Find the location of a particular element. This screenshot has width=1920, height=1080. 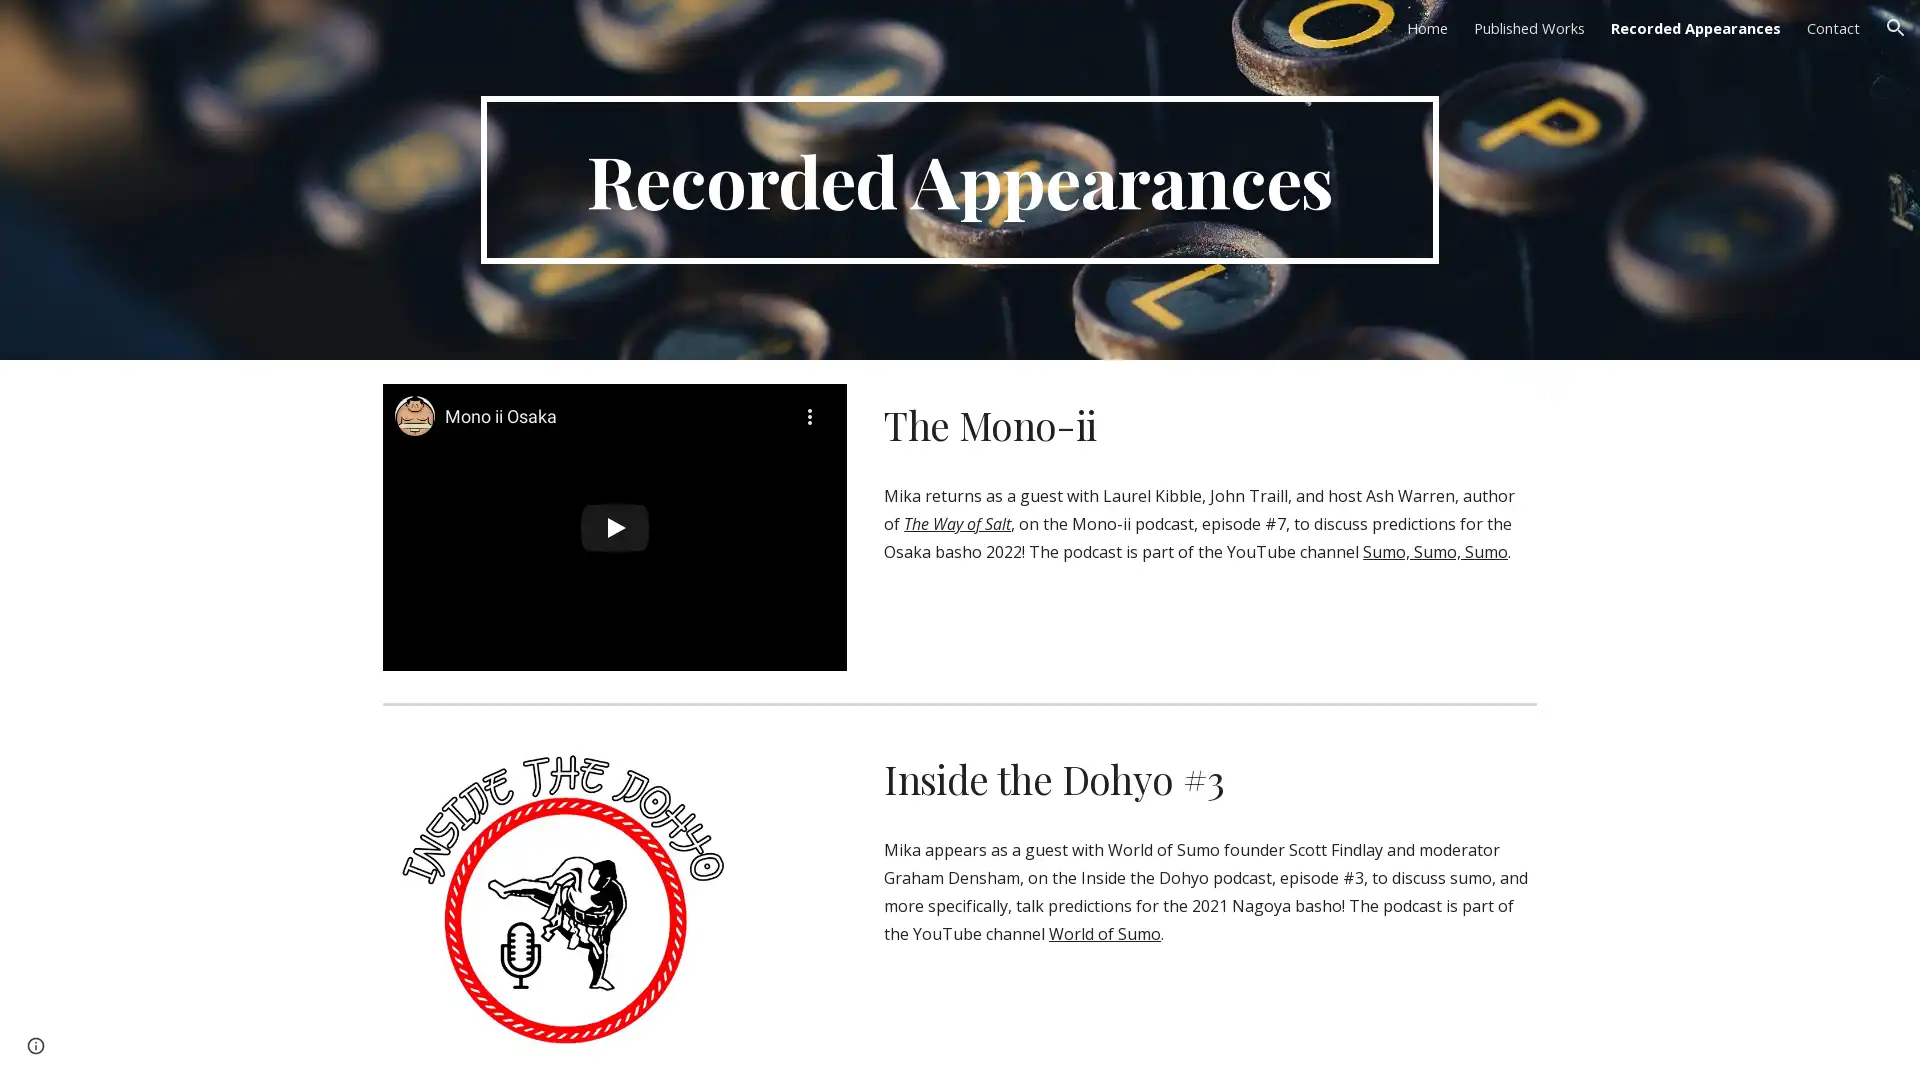

Site actions is located at coordinates (35, 1044).